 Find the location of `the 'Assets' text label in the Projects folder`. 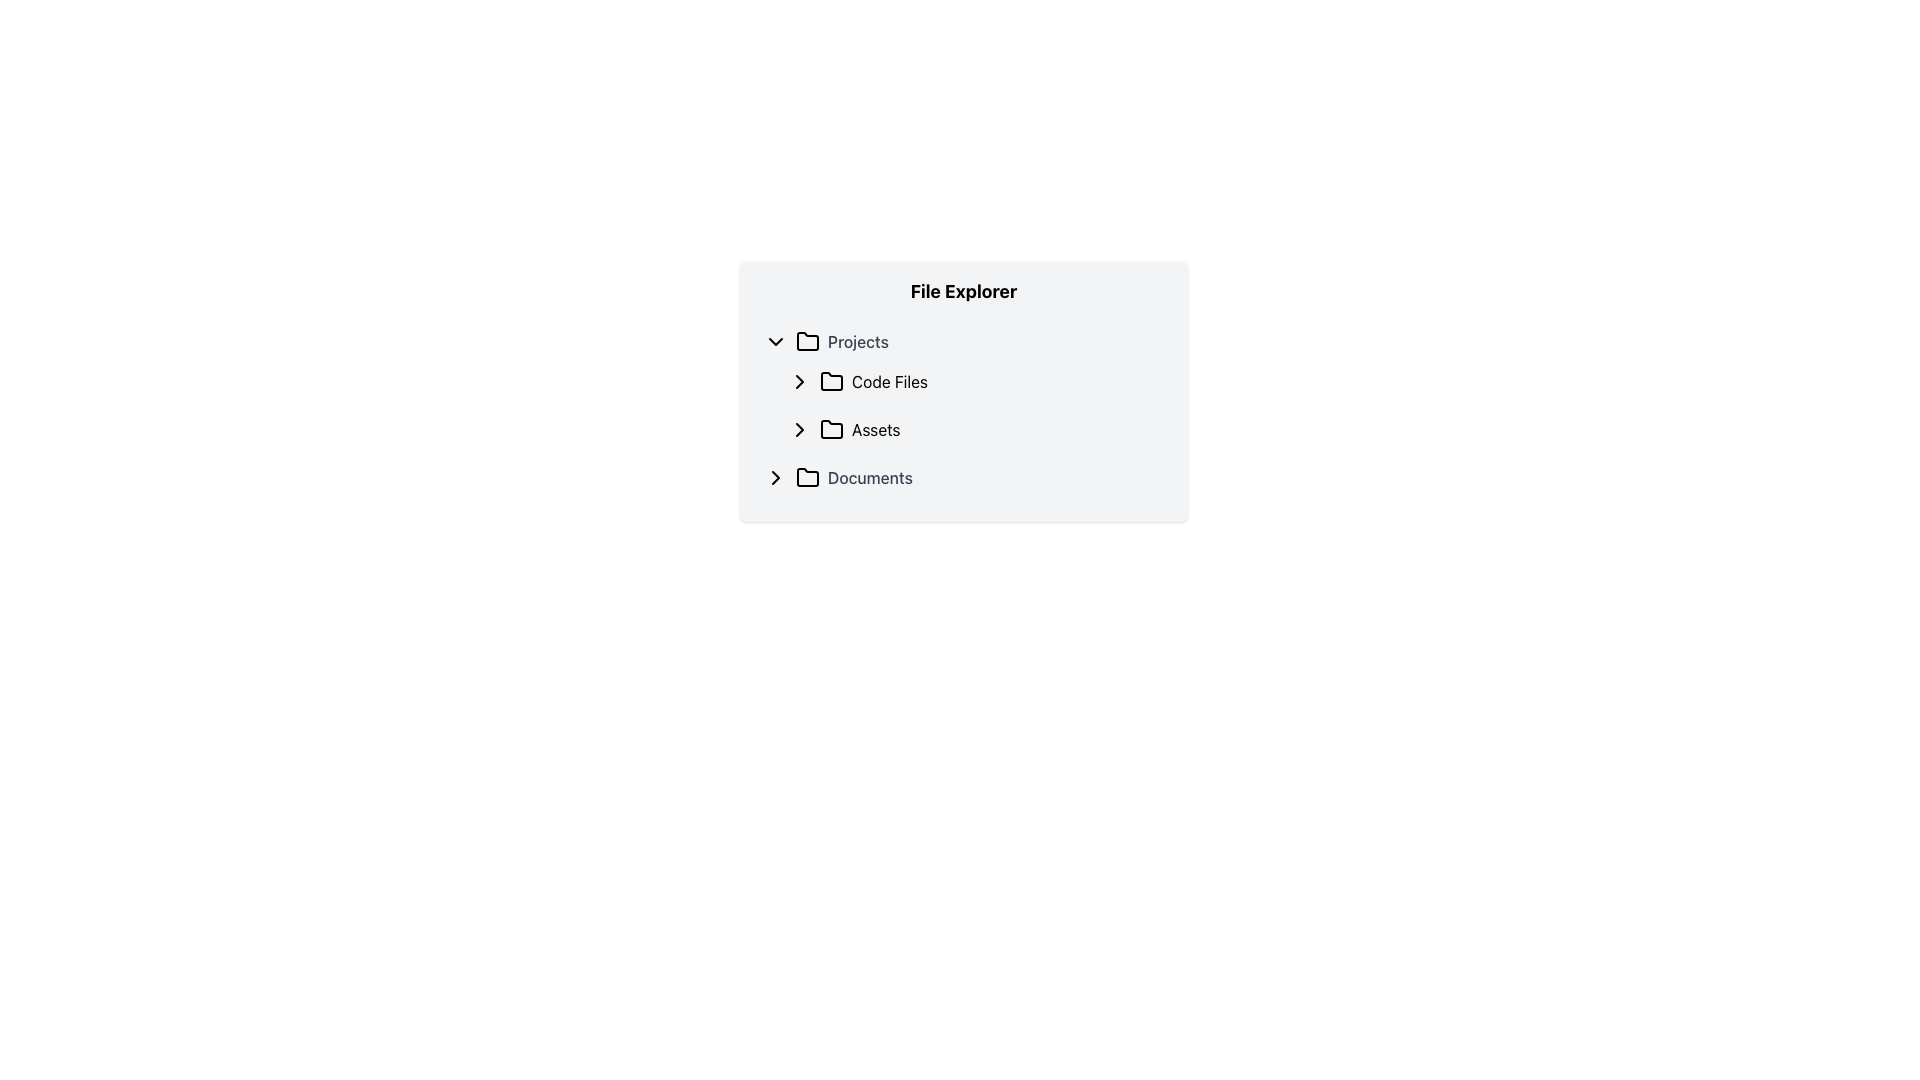

the 'Assets' text label in the Projects folder is located at coordinates (876, 428).